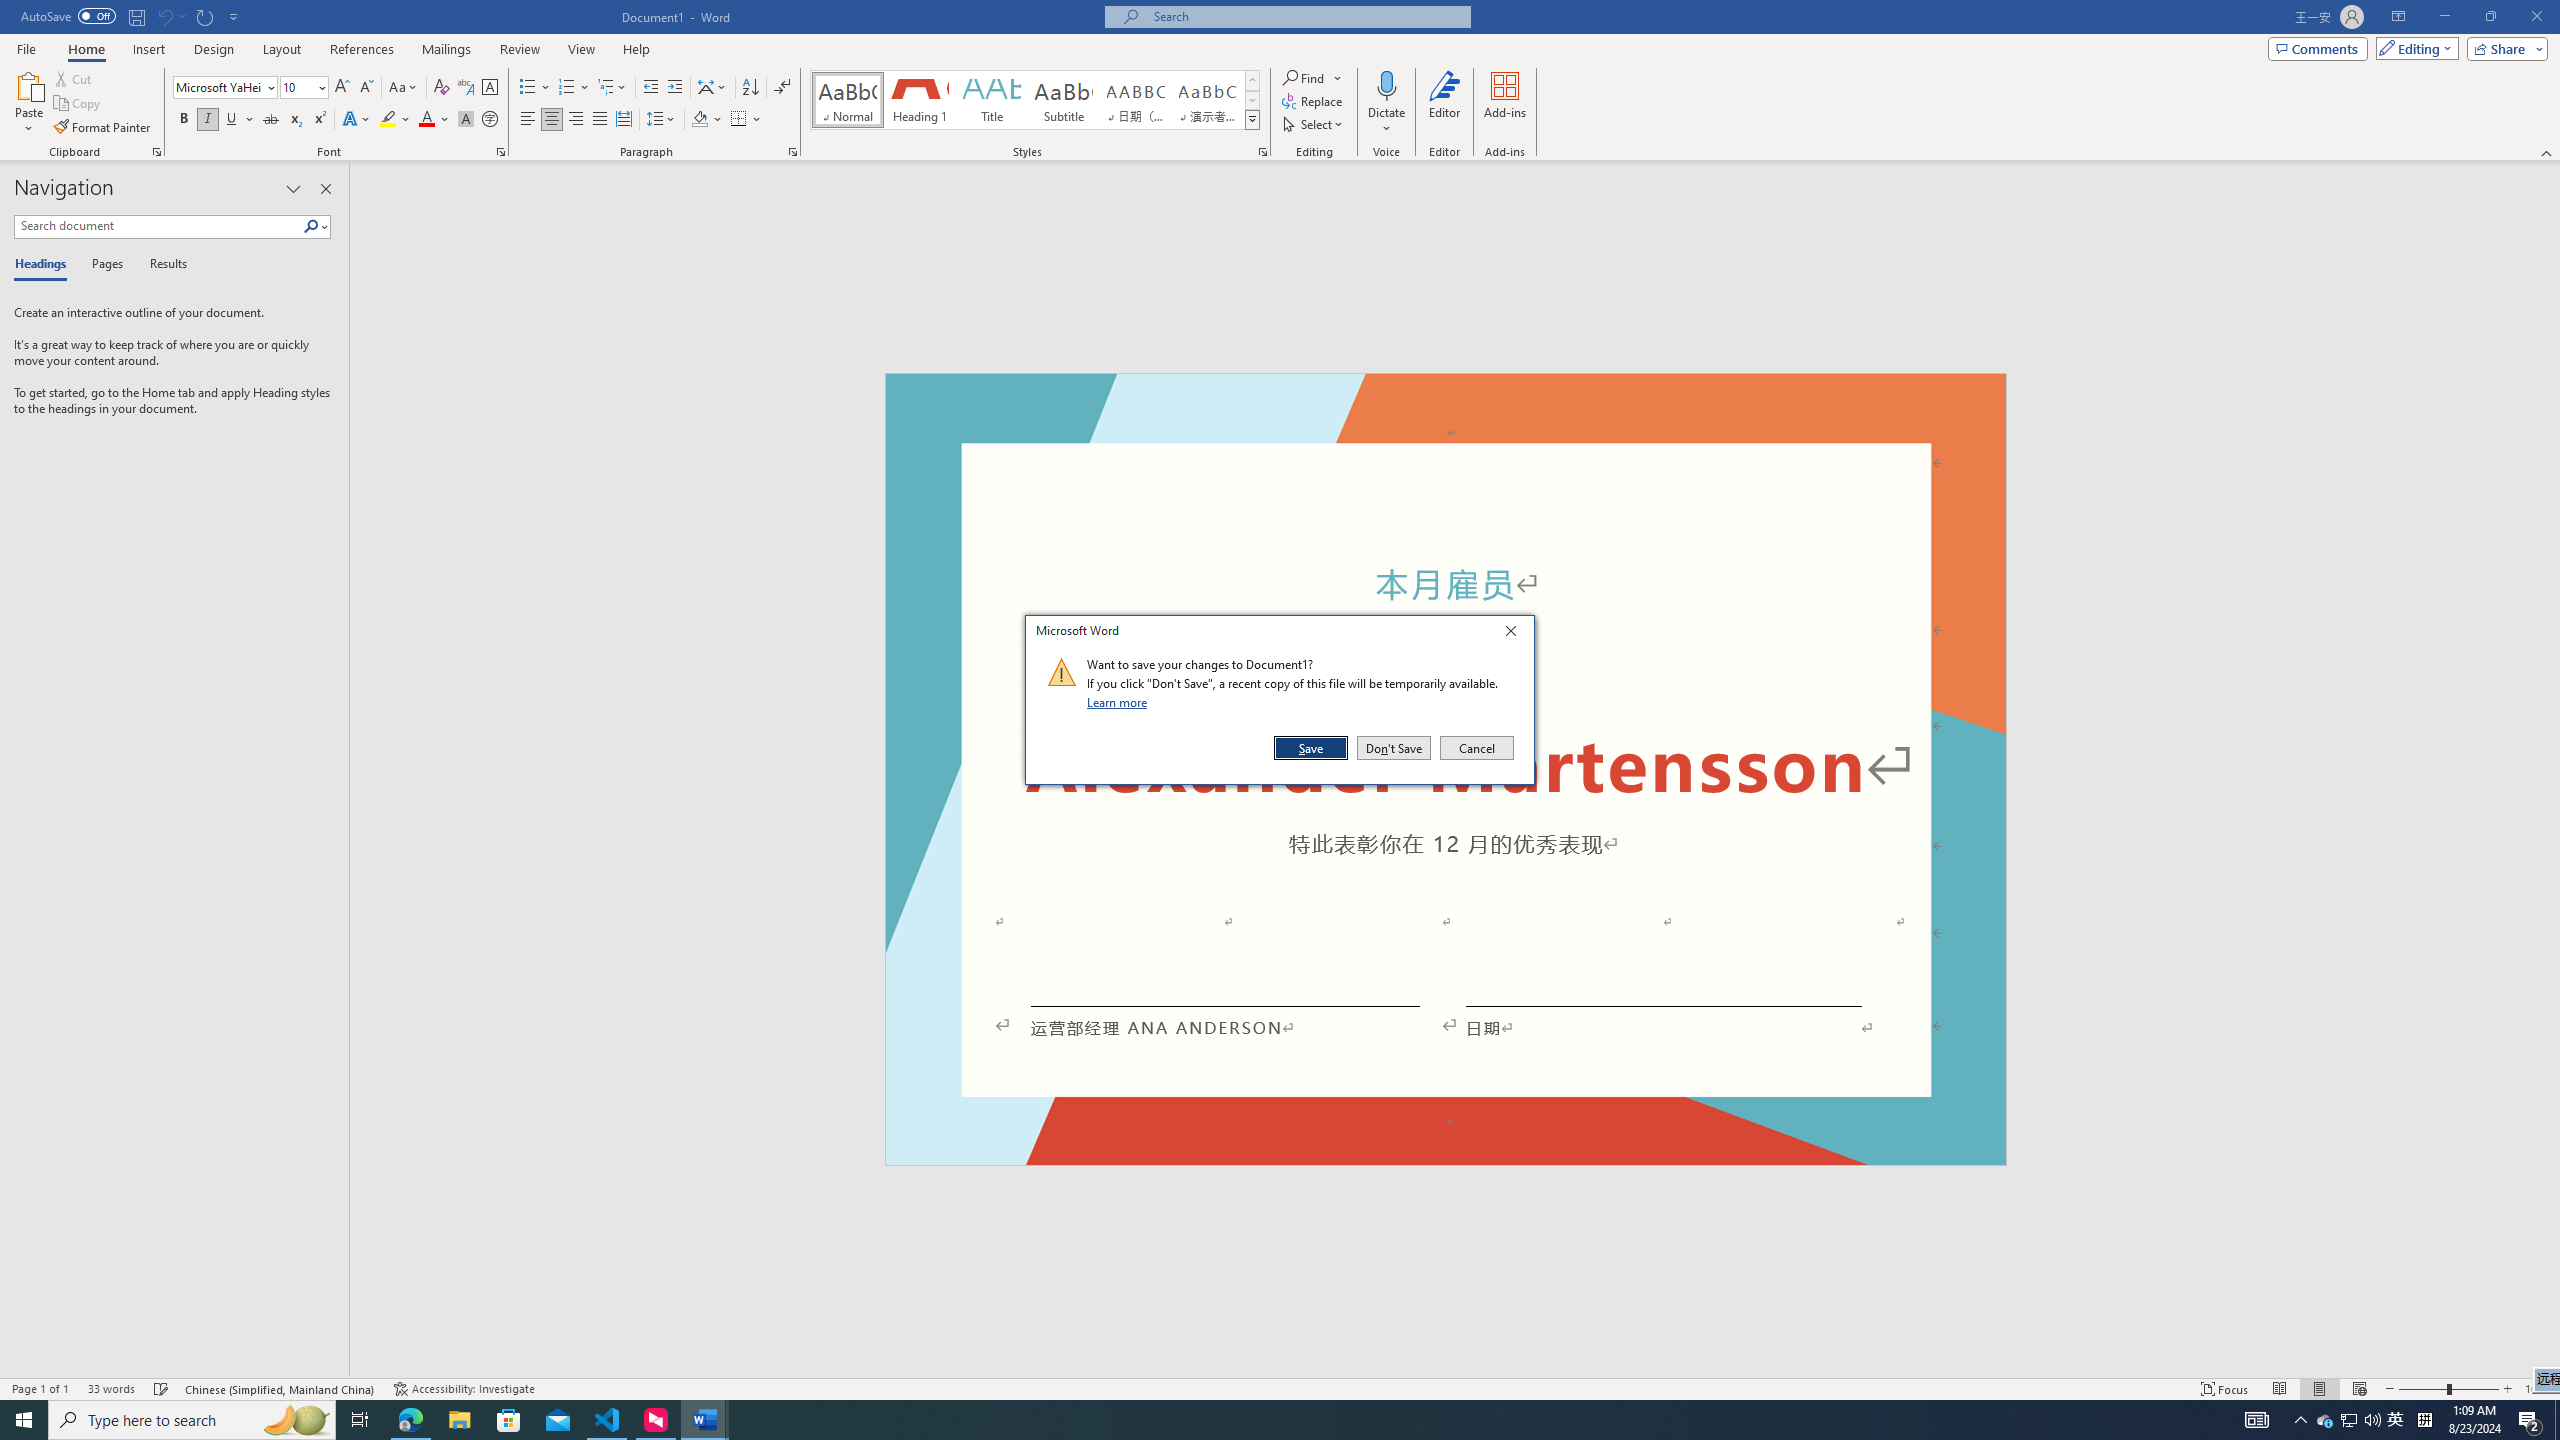  I want to click on 'Font Size', so click(303, 87).